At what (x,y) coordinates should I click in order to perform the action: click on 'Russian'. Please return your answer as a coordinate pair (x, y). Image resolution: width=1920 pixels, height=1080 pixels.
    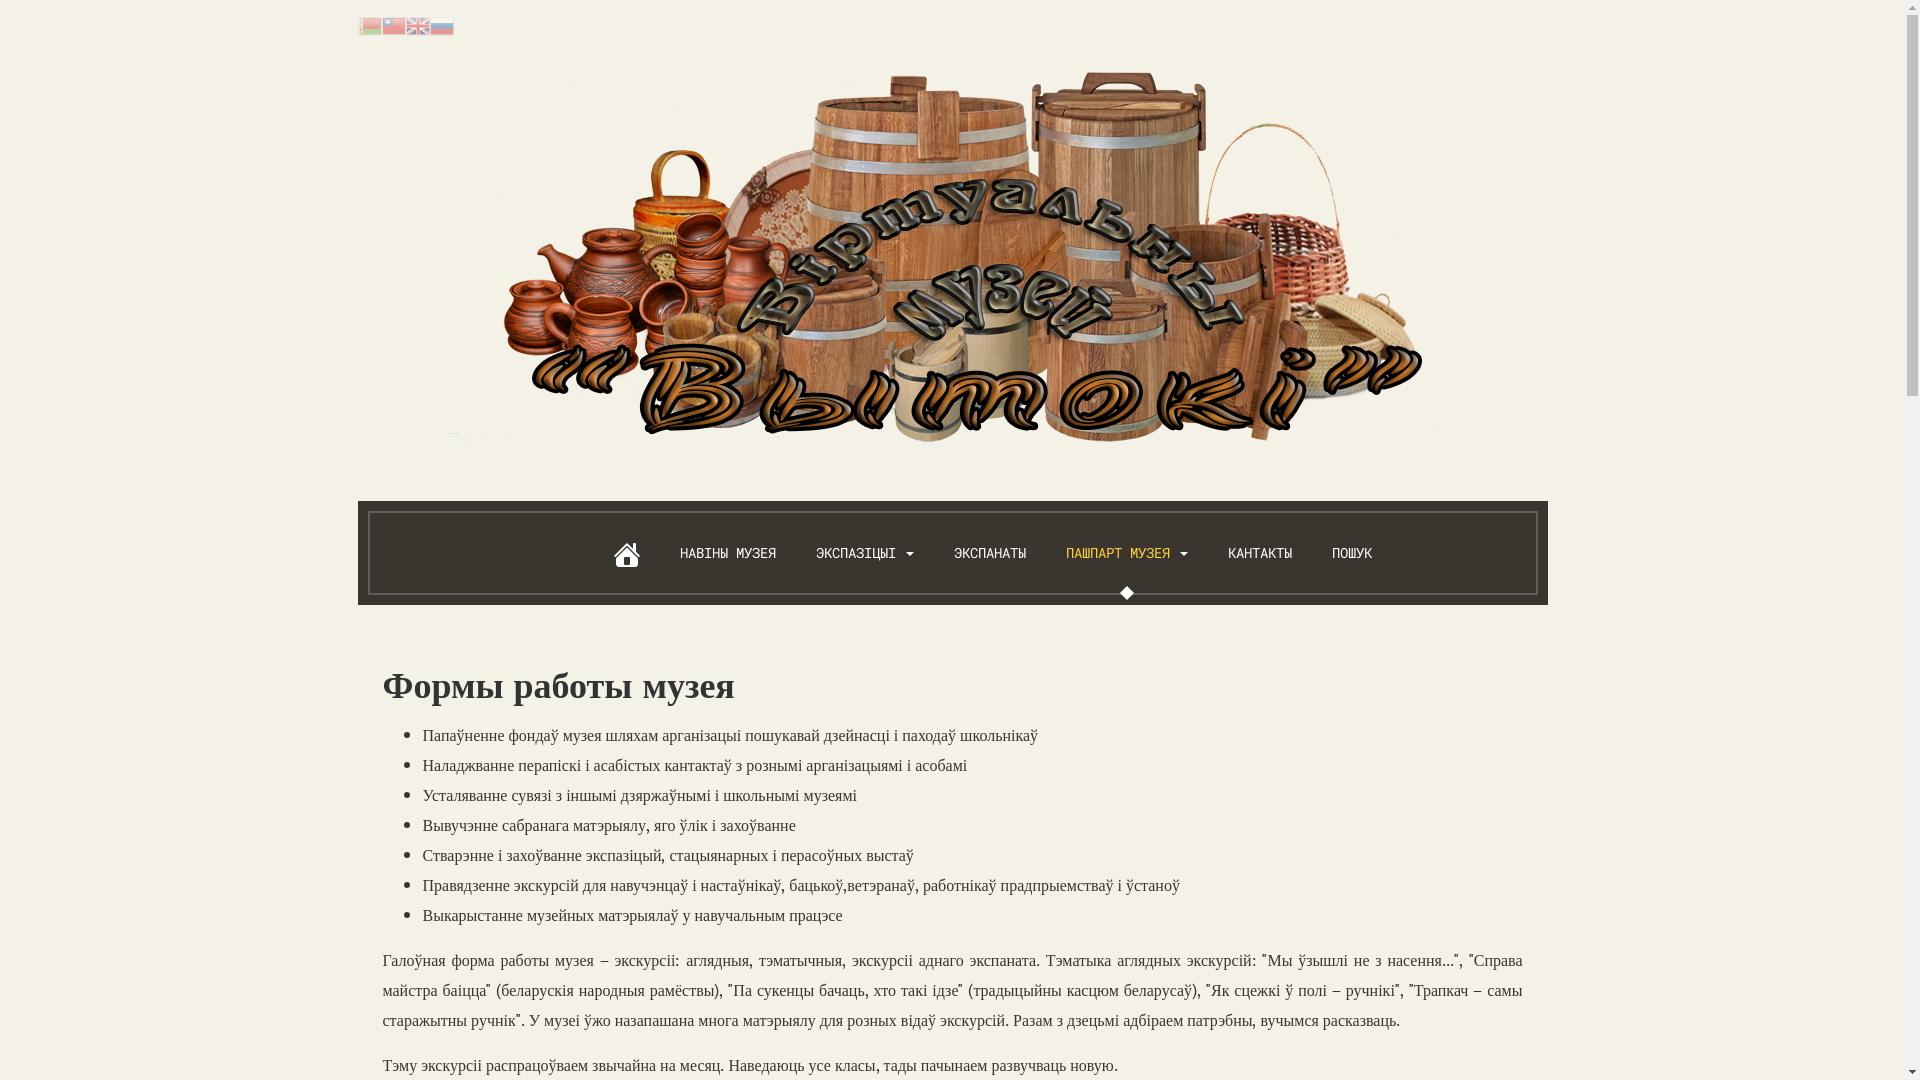
    Looking at the image, I should click on (440, 24).